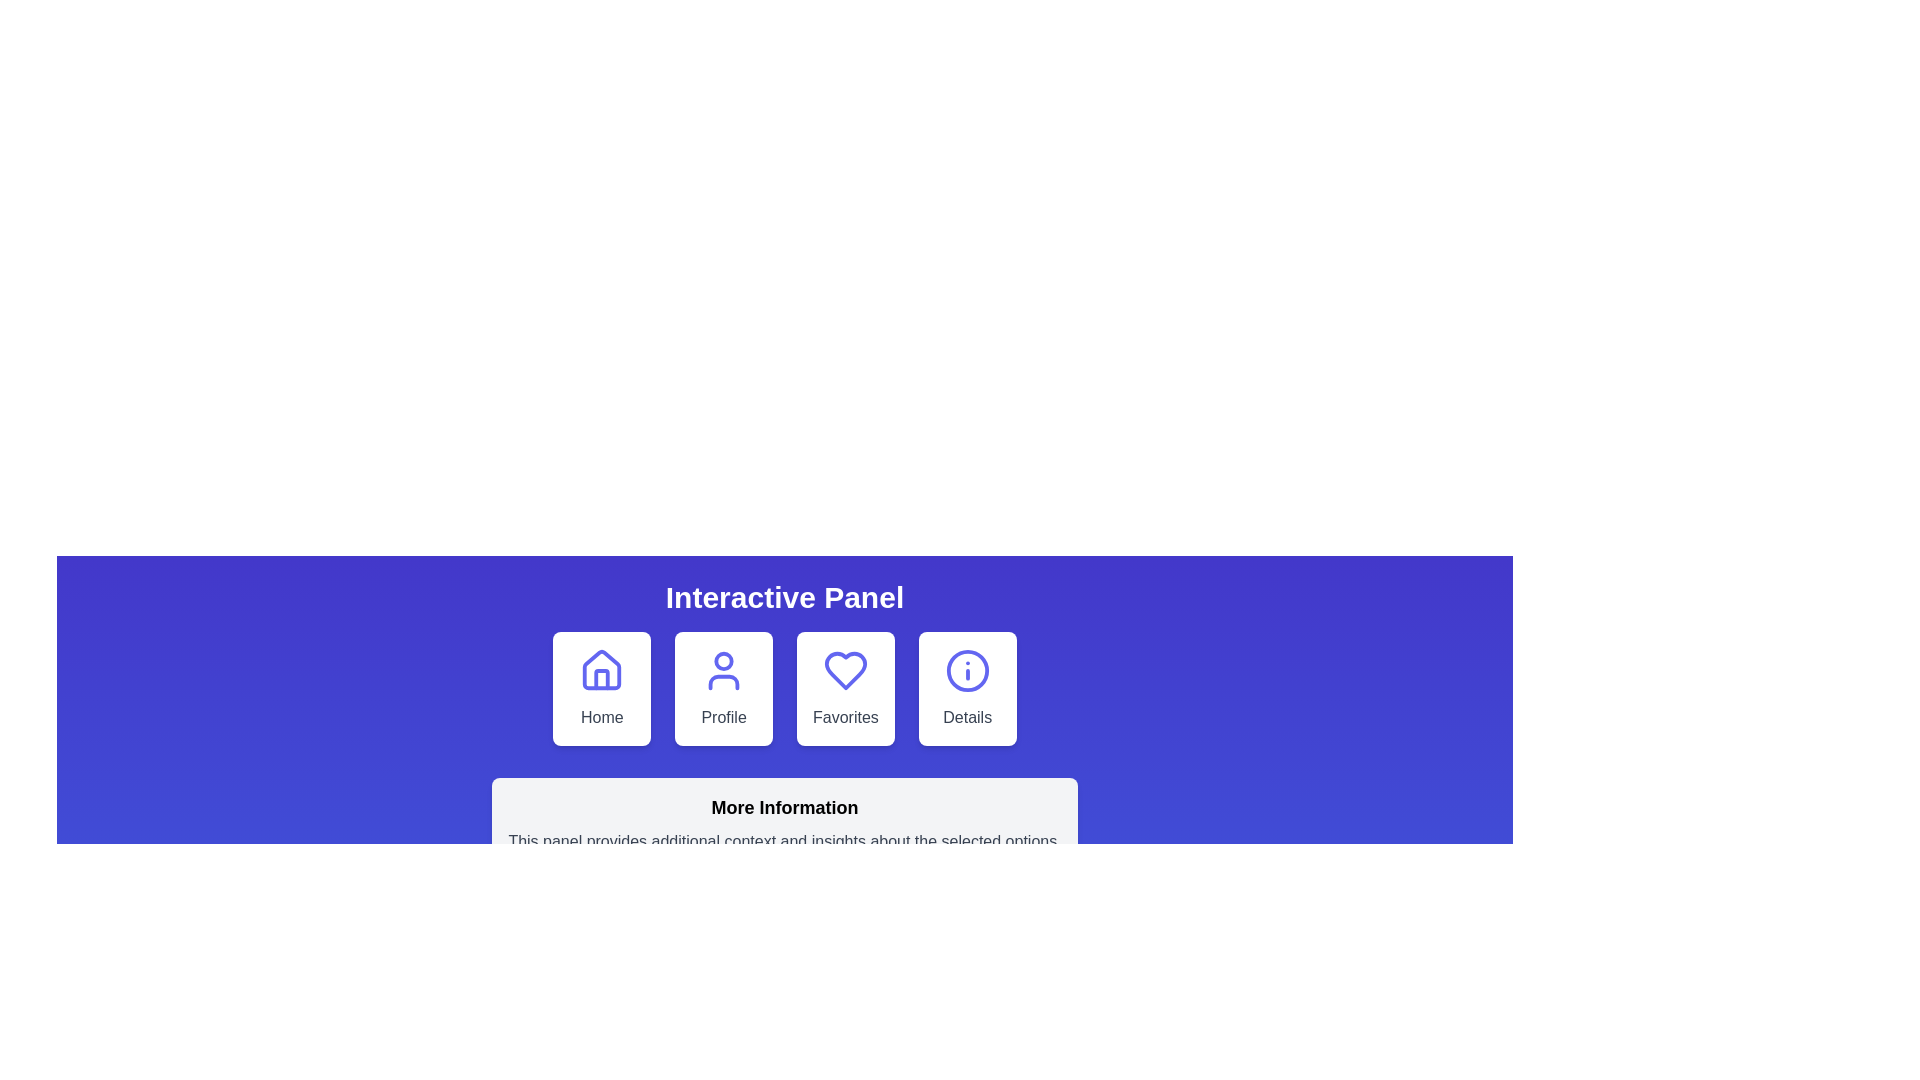 Image resolution: width=1920 pixels, height=1080 pixels. Describe the element at coordinates (723, 688) in the screenshot. I see `the profile button located between the Home and Favorites buttons to trigger a visual effect` at that location.